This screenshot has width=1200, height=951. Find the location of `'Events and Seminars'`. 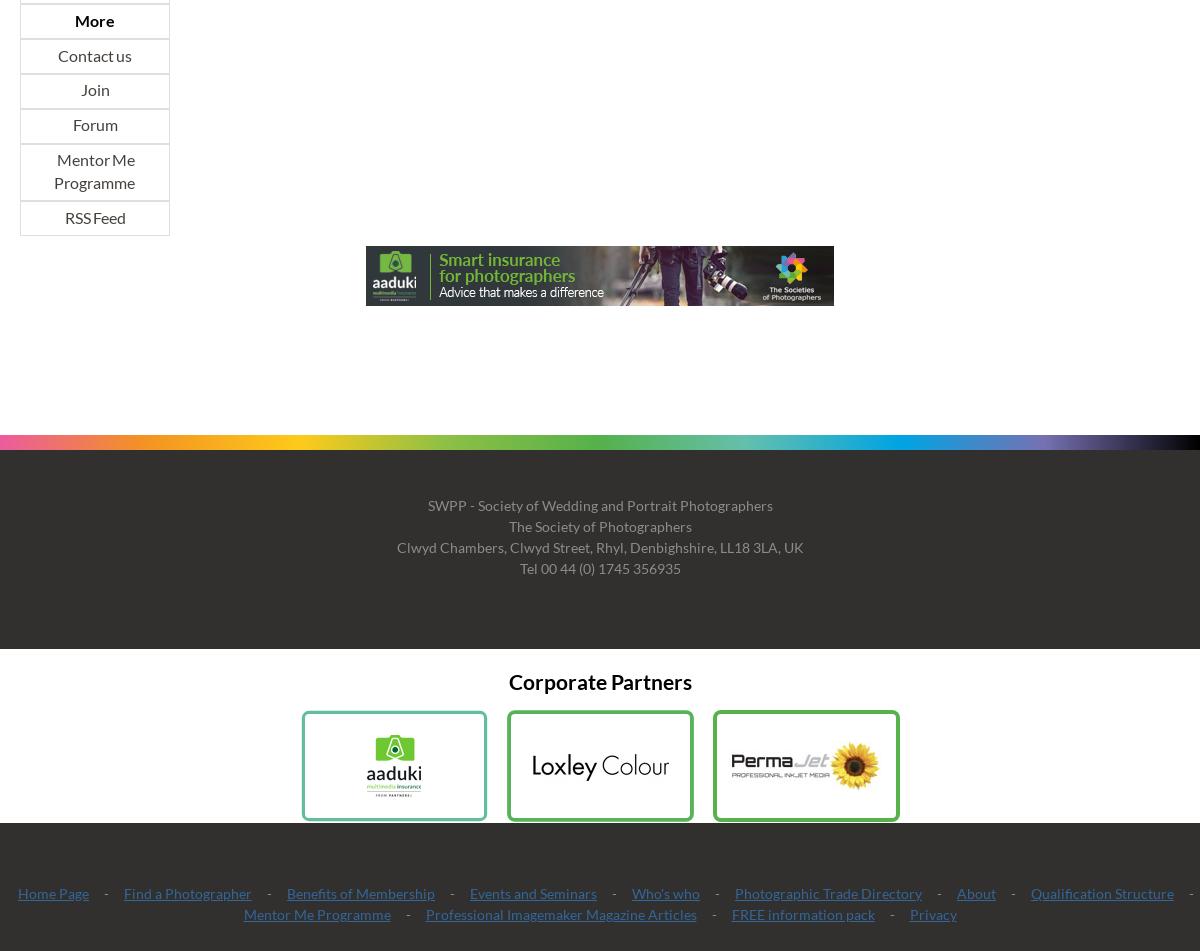

'Events and Seminars' is located at coordinates (532, 891).